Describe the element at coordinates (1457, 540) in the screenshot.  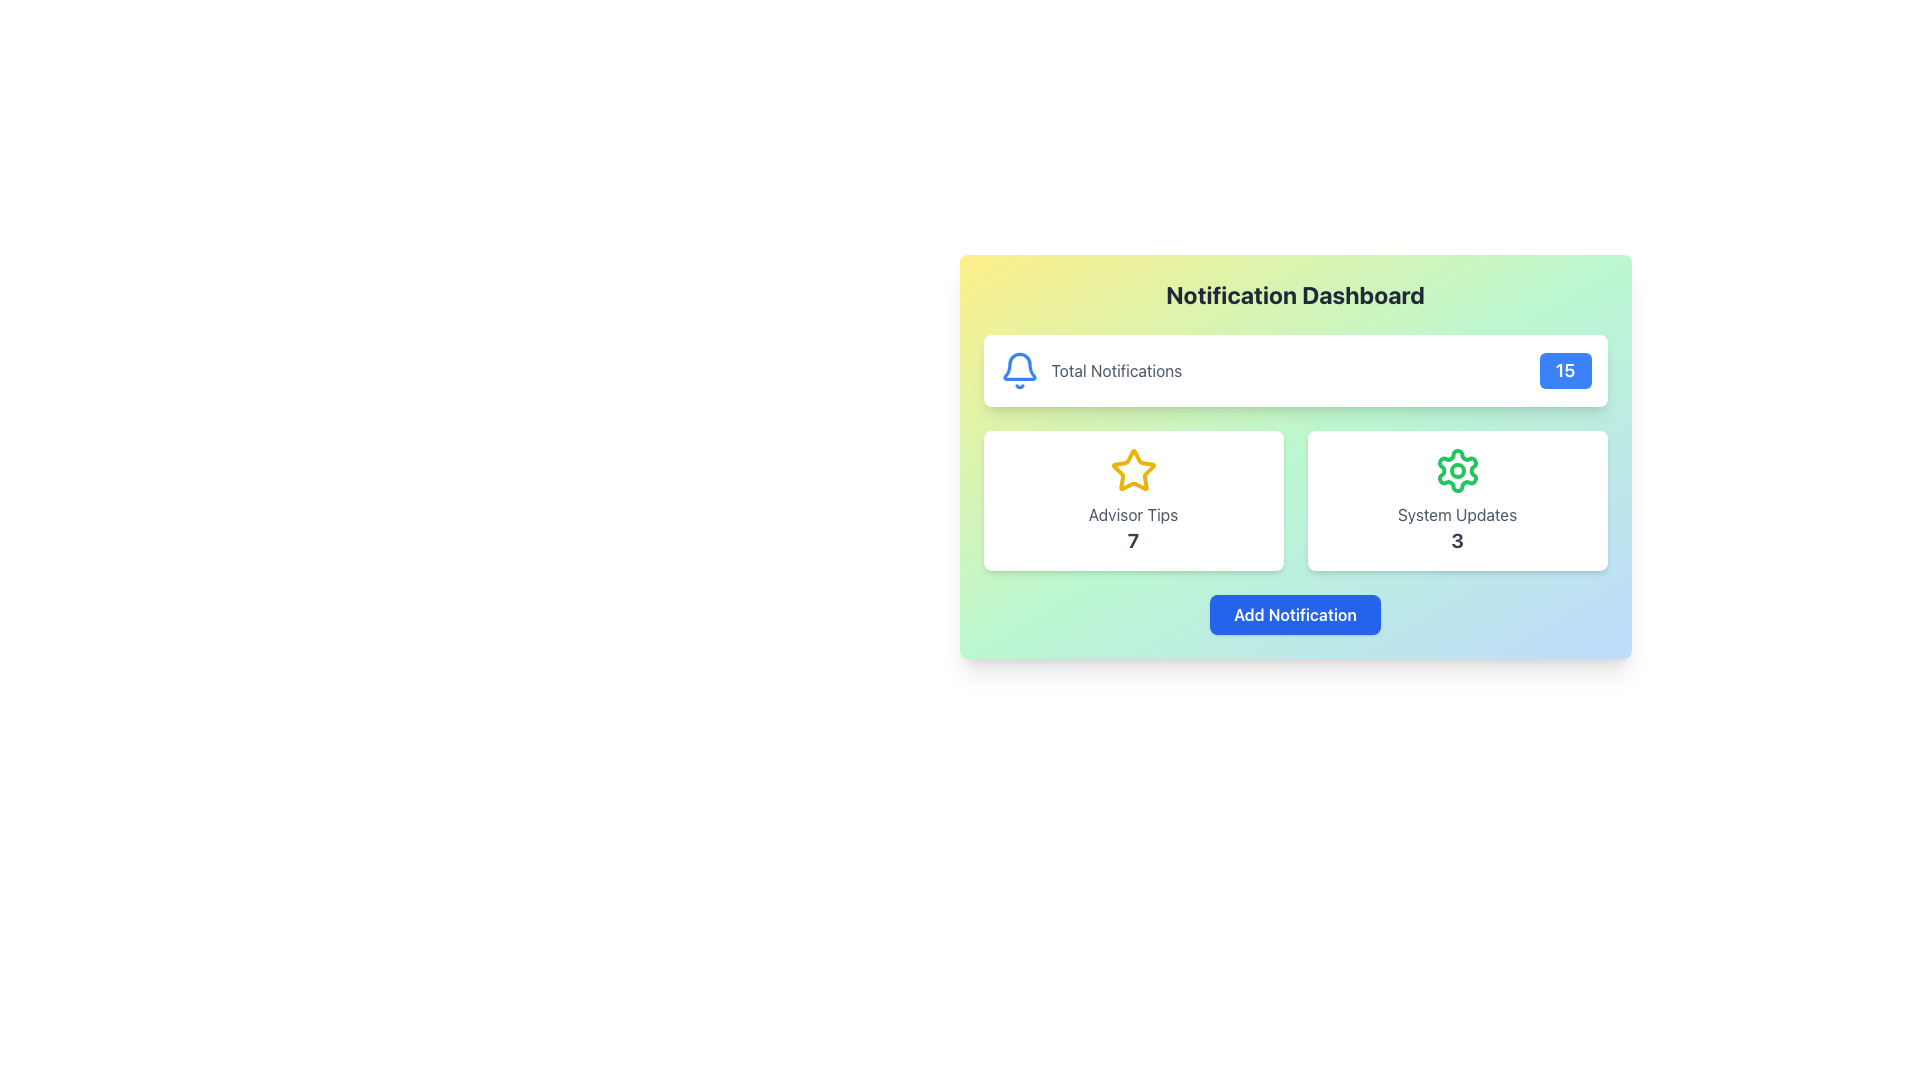
I see `the non-interactive Text Label displaying a numeric count related to 'System Updates', positioned directly below the 'System Updates' text` at that location.